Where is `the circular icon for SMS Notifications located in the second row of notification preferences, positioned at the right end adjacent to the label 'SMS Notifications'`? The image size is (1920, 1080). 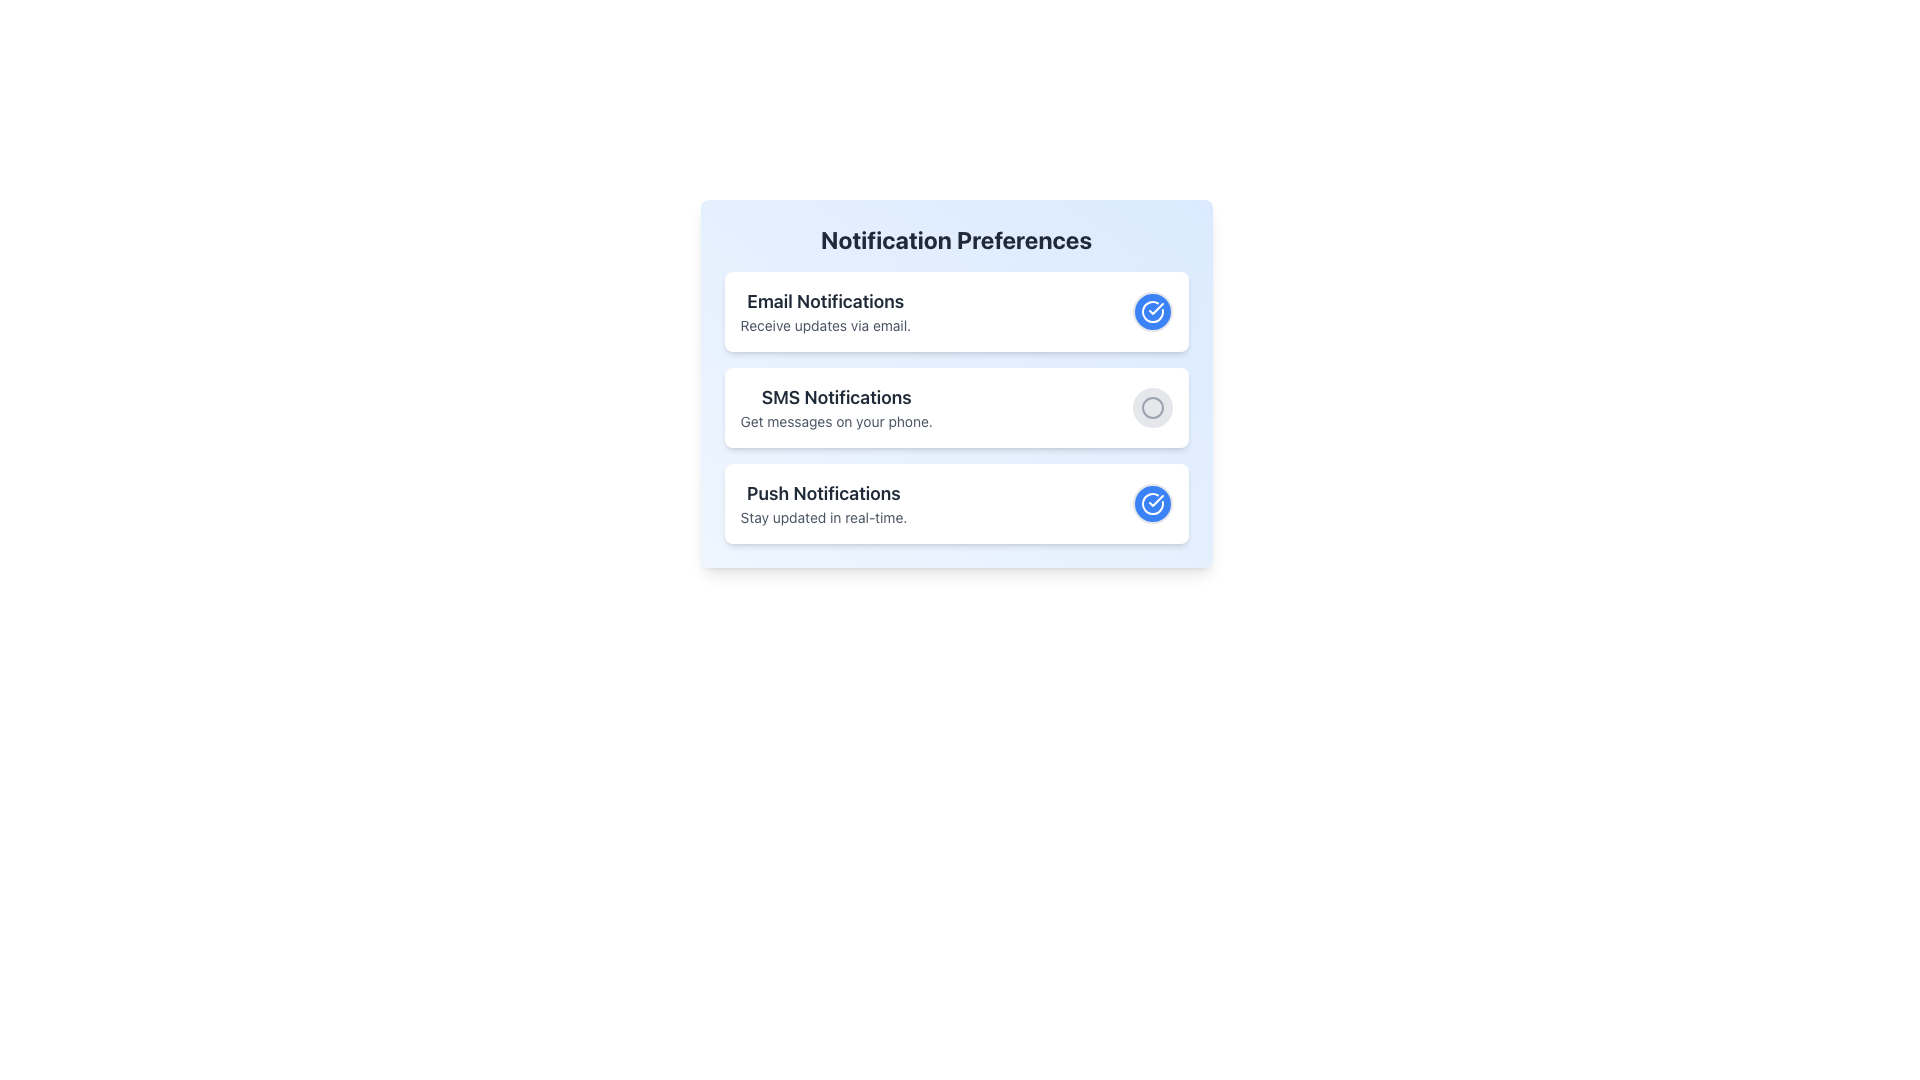
the circular icon for SMS Notifications located in the second row of notification preferences, positioned at the right end adjacent to the label 'SMS Notifications' is located at coordinates (1152, 407).